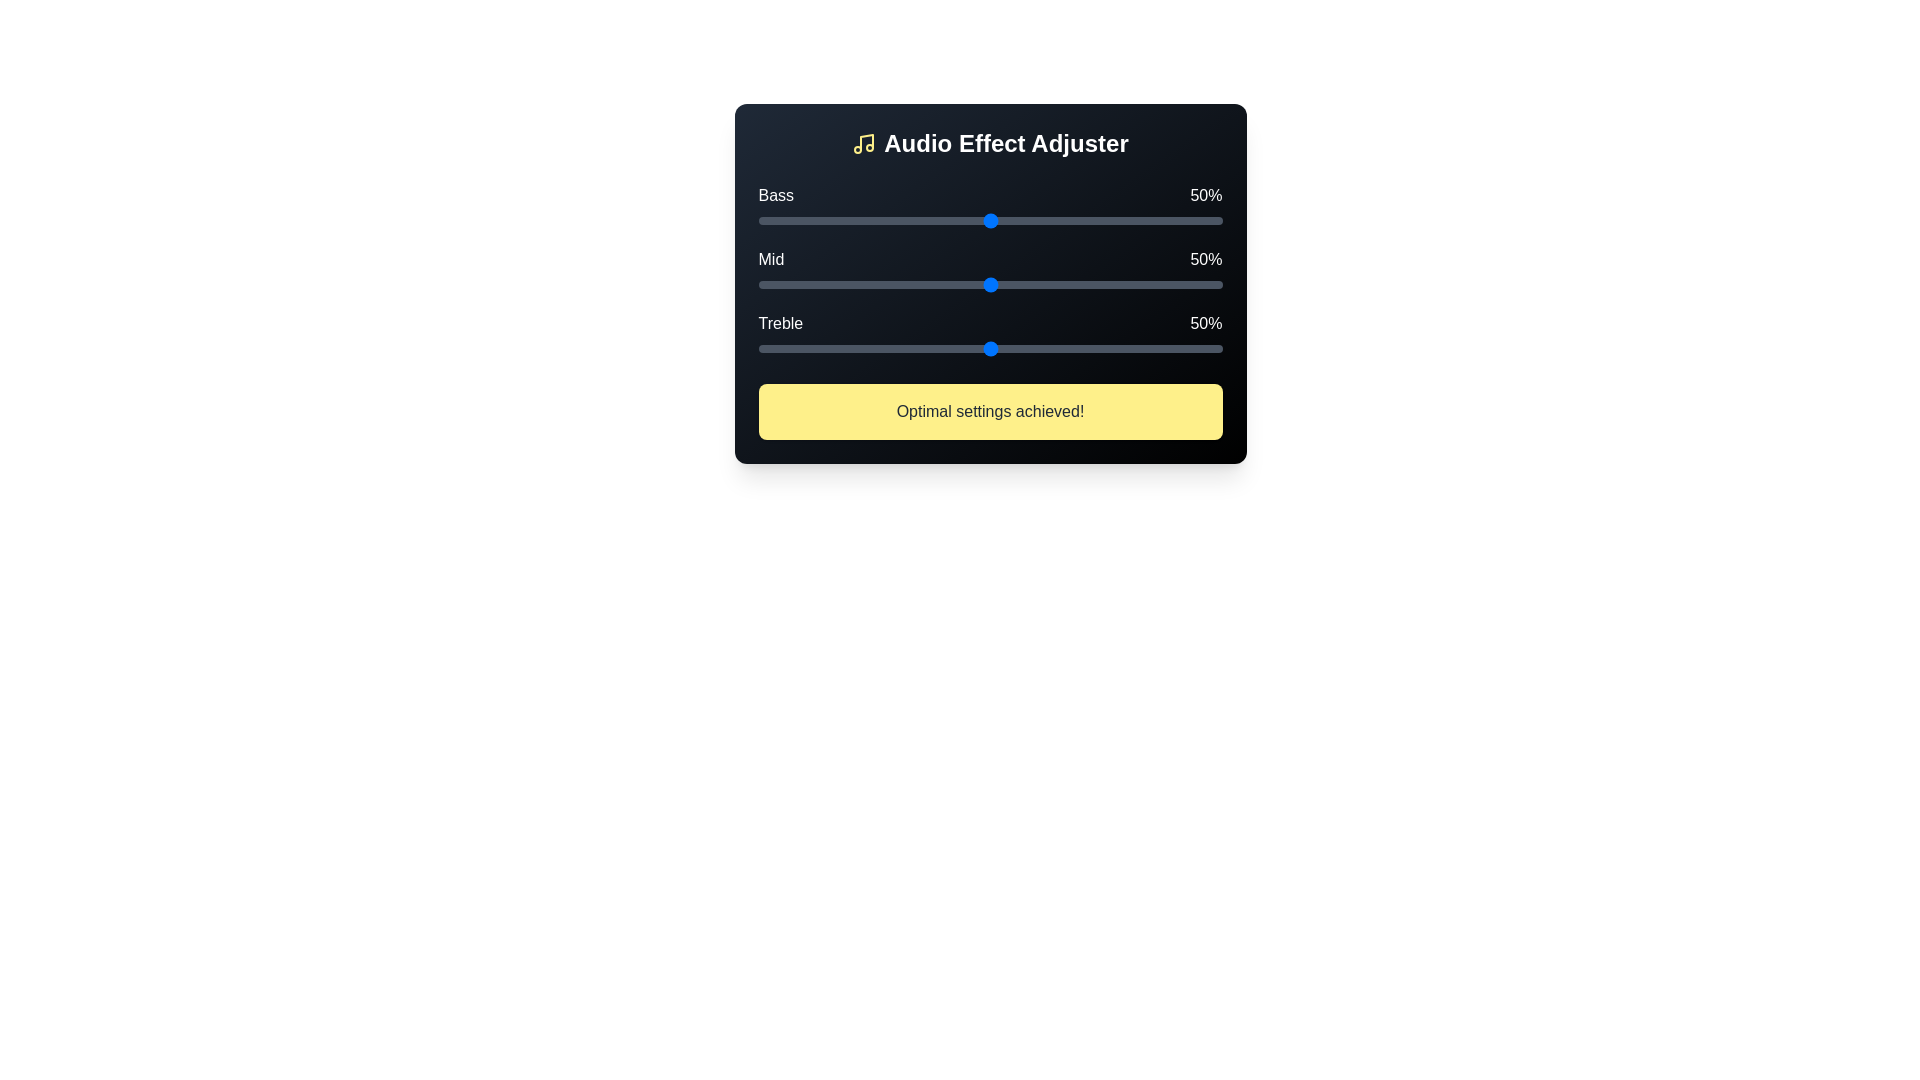 This screenshot has height=1080, width=1920. What do you see at coordinates (1032, 220) in the screenshot?
I see `the Bass slider to 59% by clicking on the slider track` at bounding box center [1032, 220].